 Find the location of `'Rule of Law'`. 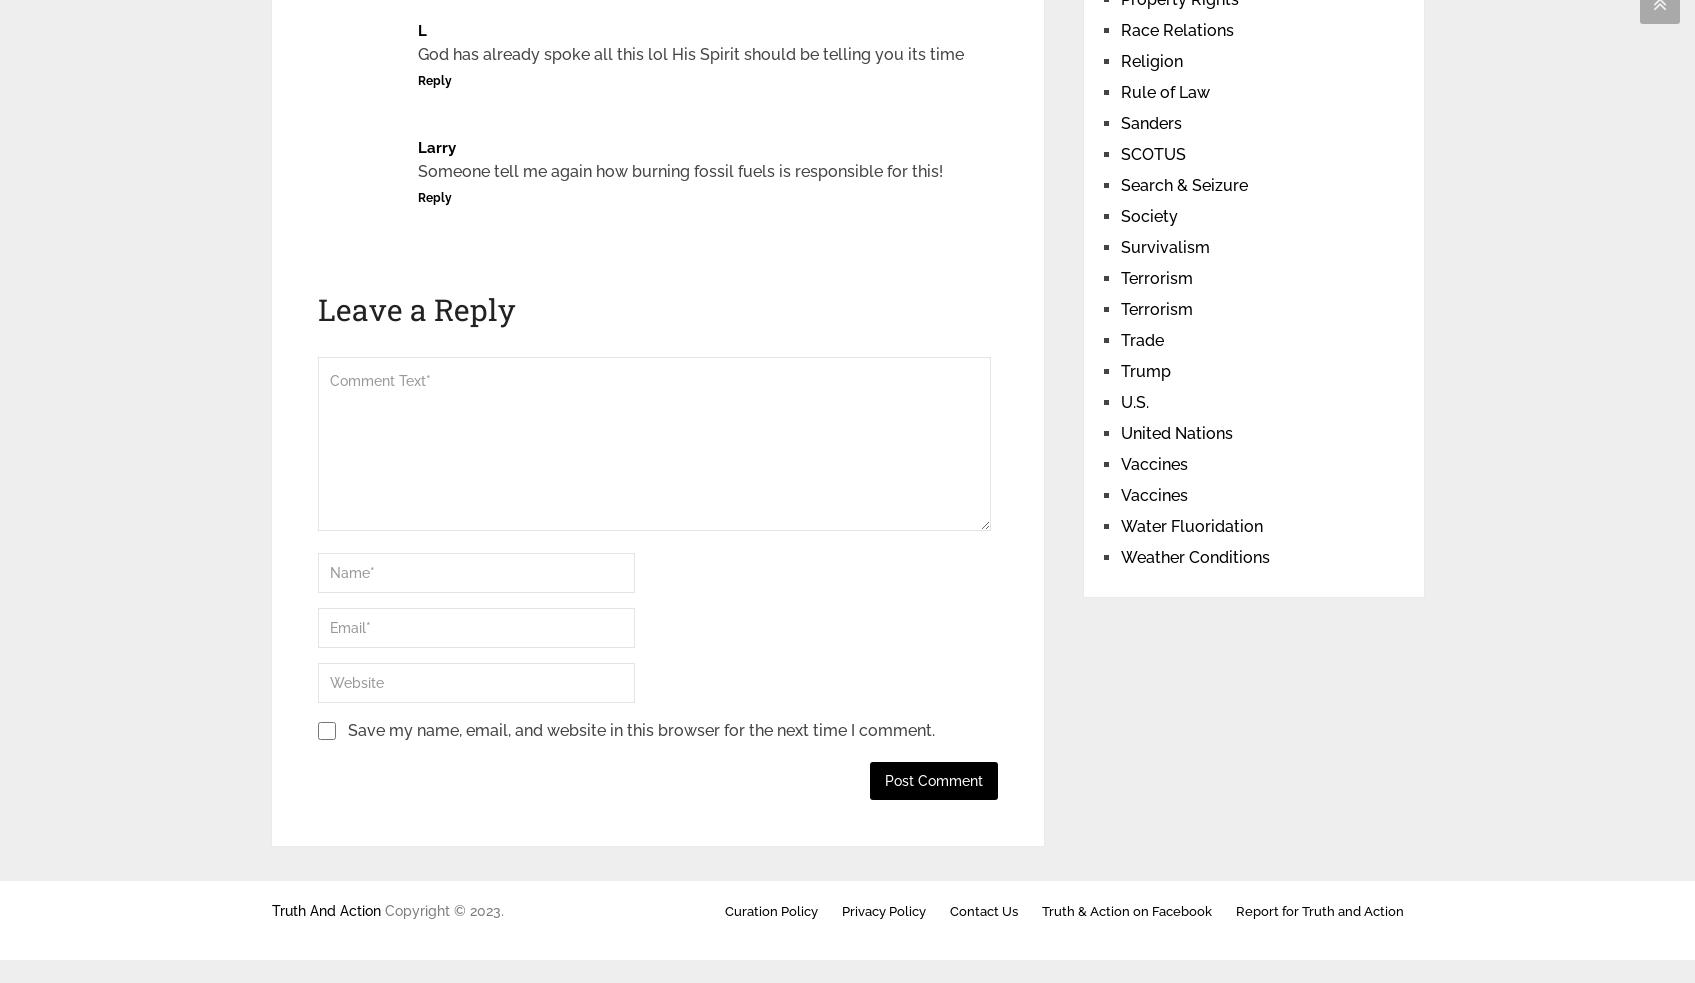

'Rule of Law' is located at coordinates (1163, 91).